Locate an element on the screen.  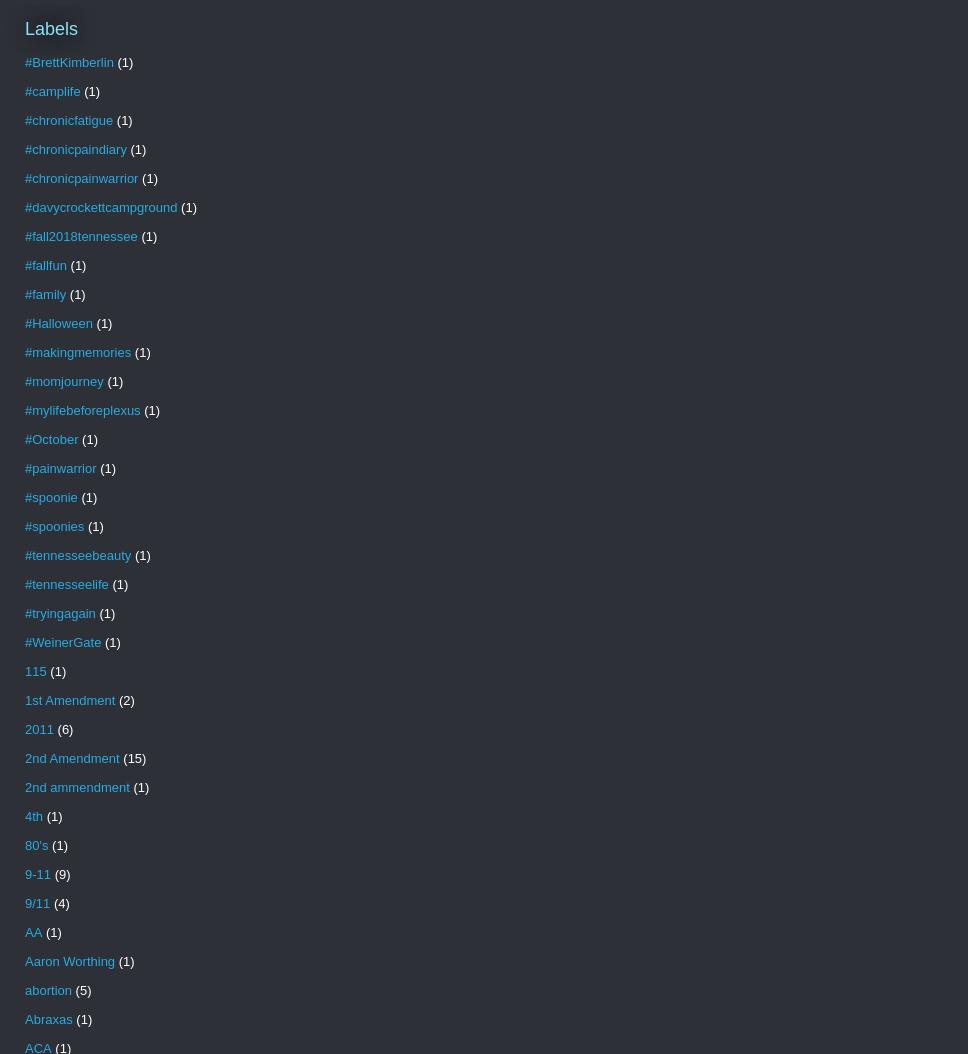
'2nd Amendment' is located at coordinates (71, 758).